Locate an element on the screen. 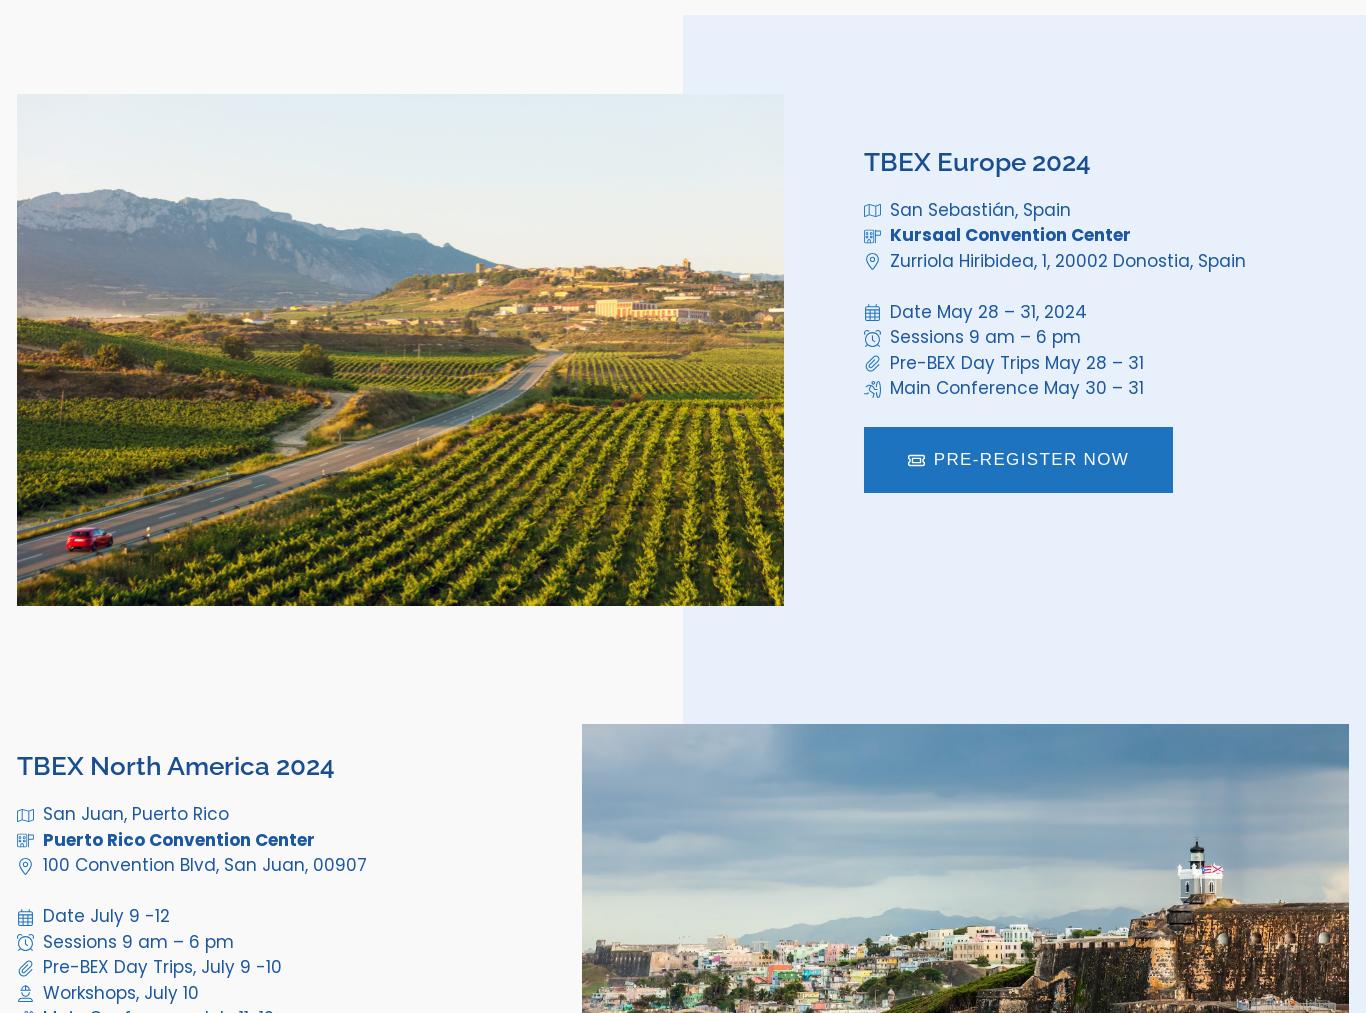 This screenshot has height=1013, width=1366. 'Main Conference May 30 – 31' is located at coordinates (887, 387).